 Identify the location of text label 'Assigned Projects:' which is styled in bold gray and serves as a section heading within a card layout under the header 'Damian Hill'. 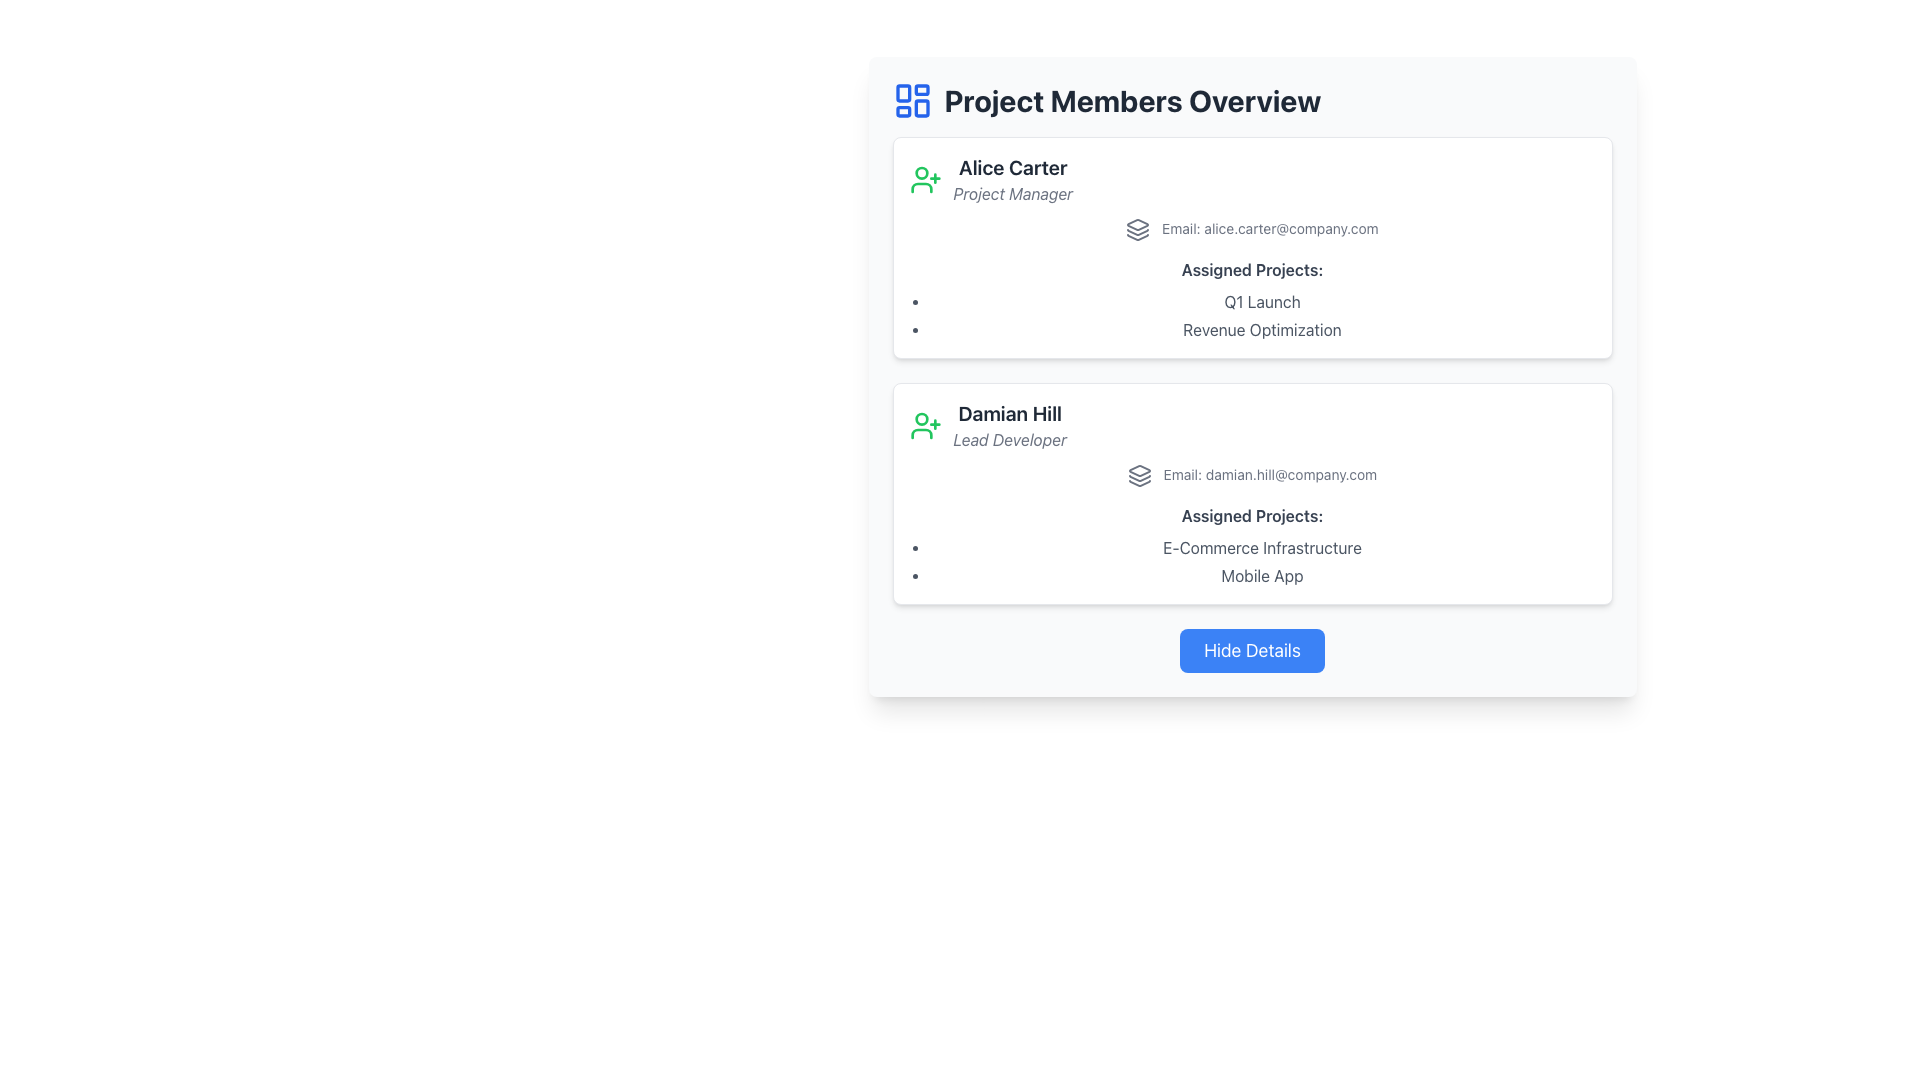
(1251, 515).